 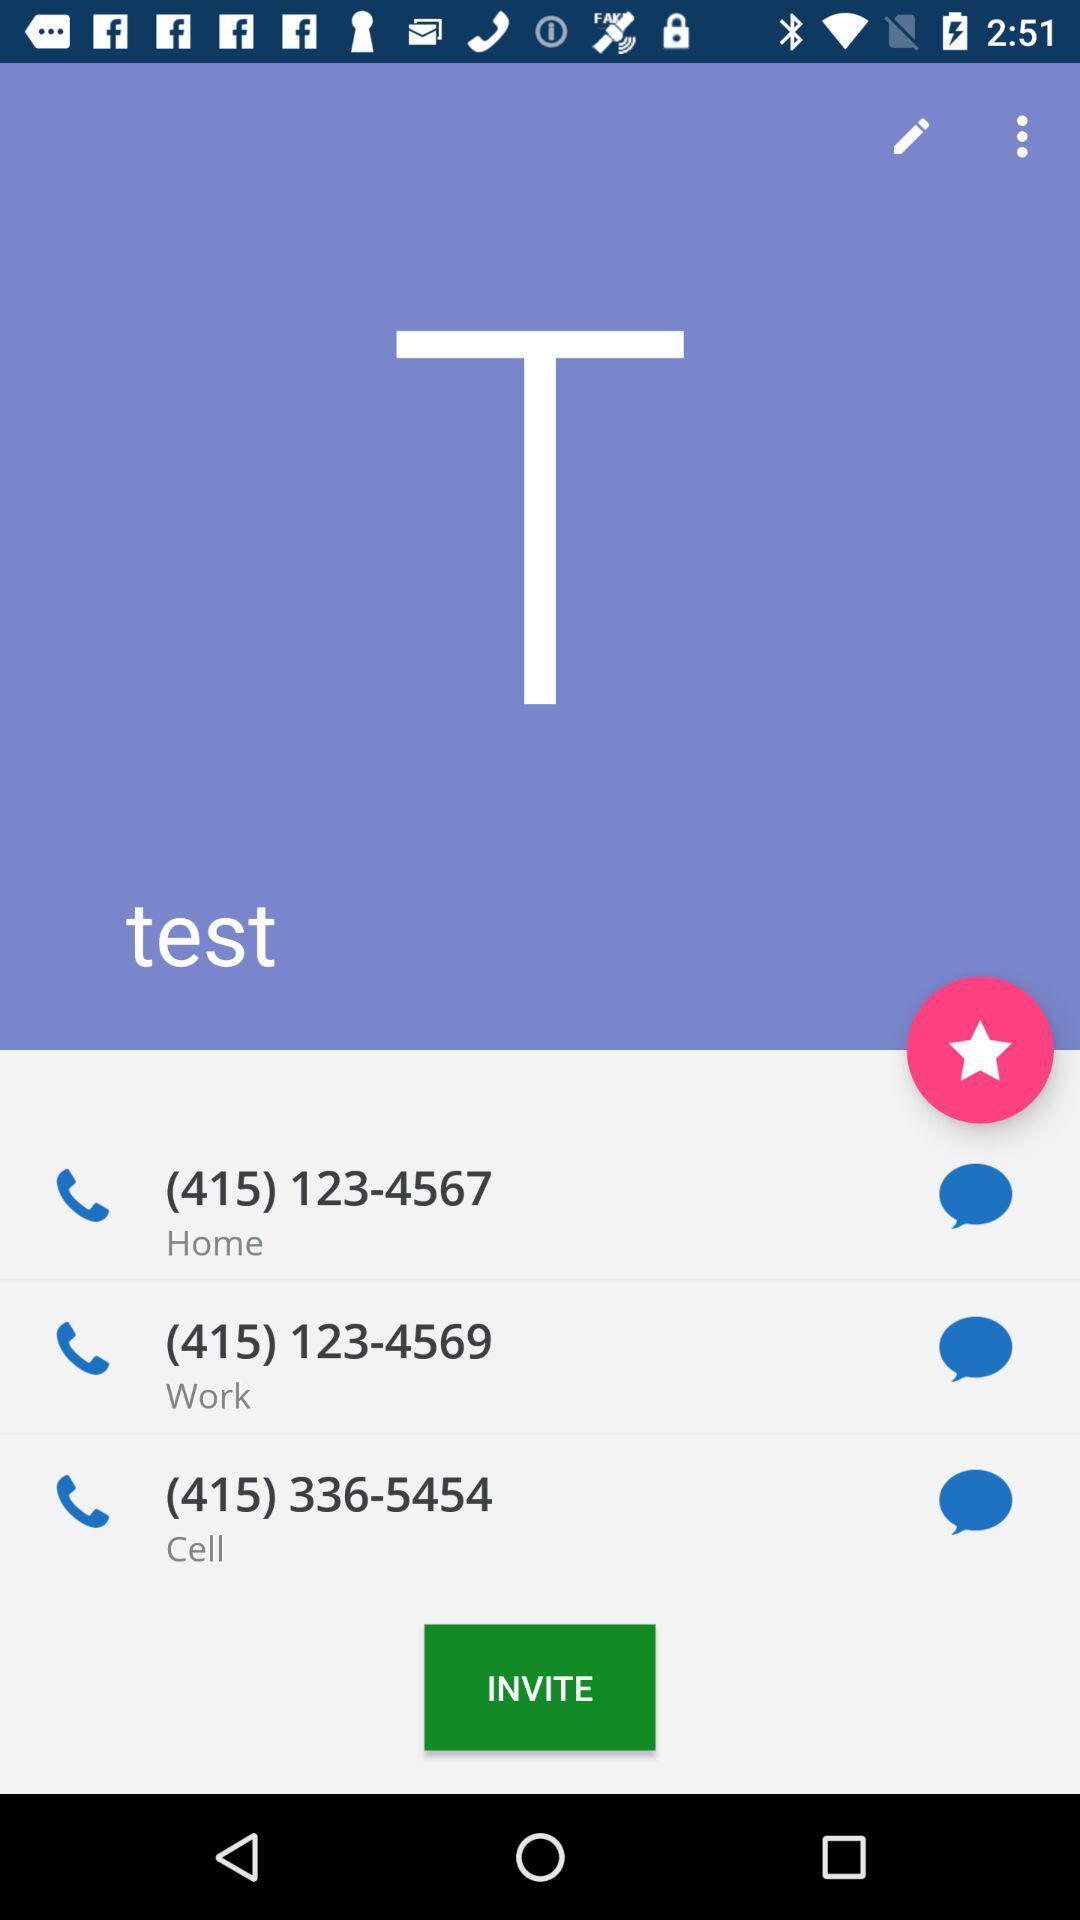 What do you see at coordinates (979, 1049) in the screenshot?
I see `to favorites` at bounding box center [979, 1049].